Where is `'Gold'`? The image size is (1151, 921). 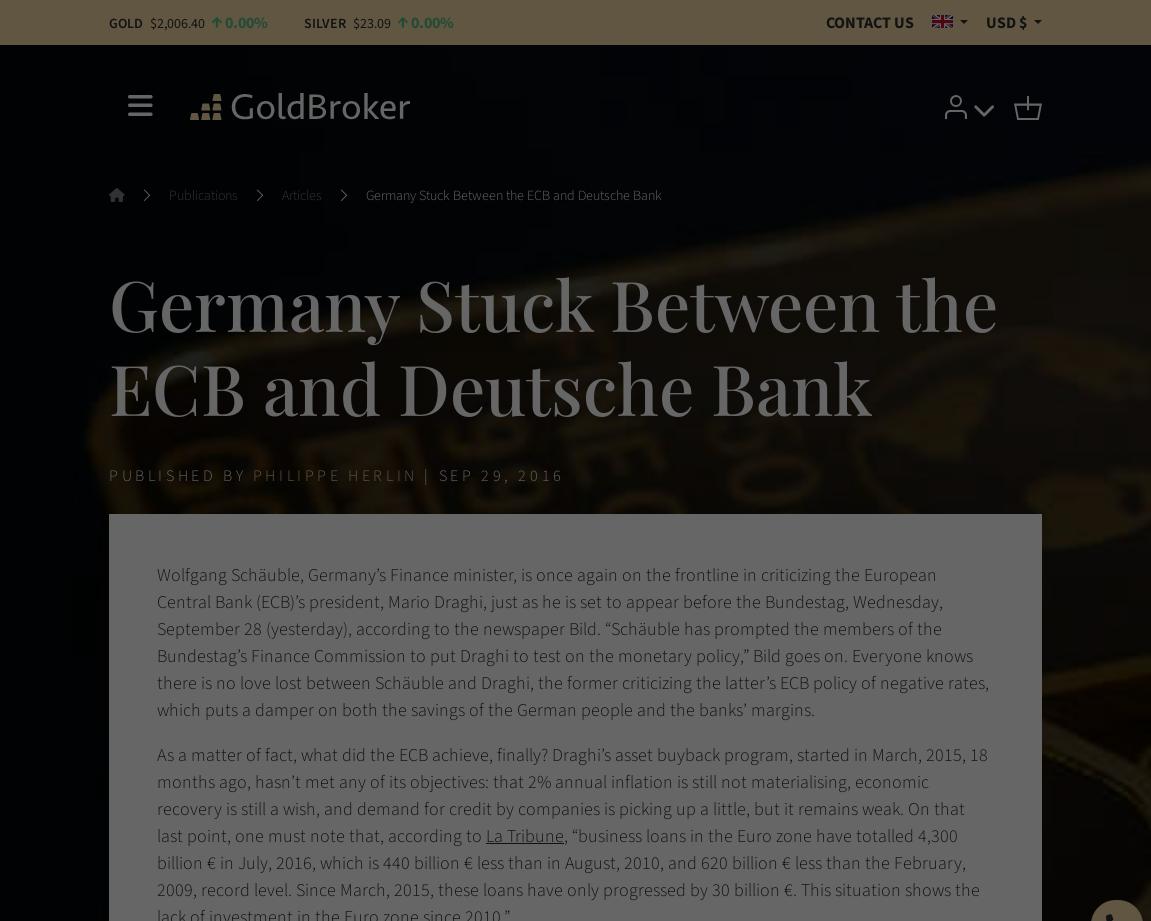
'Gold' is located at coordinates (107, 23).